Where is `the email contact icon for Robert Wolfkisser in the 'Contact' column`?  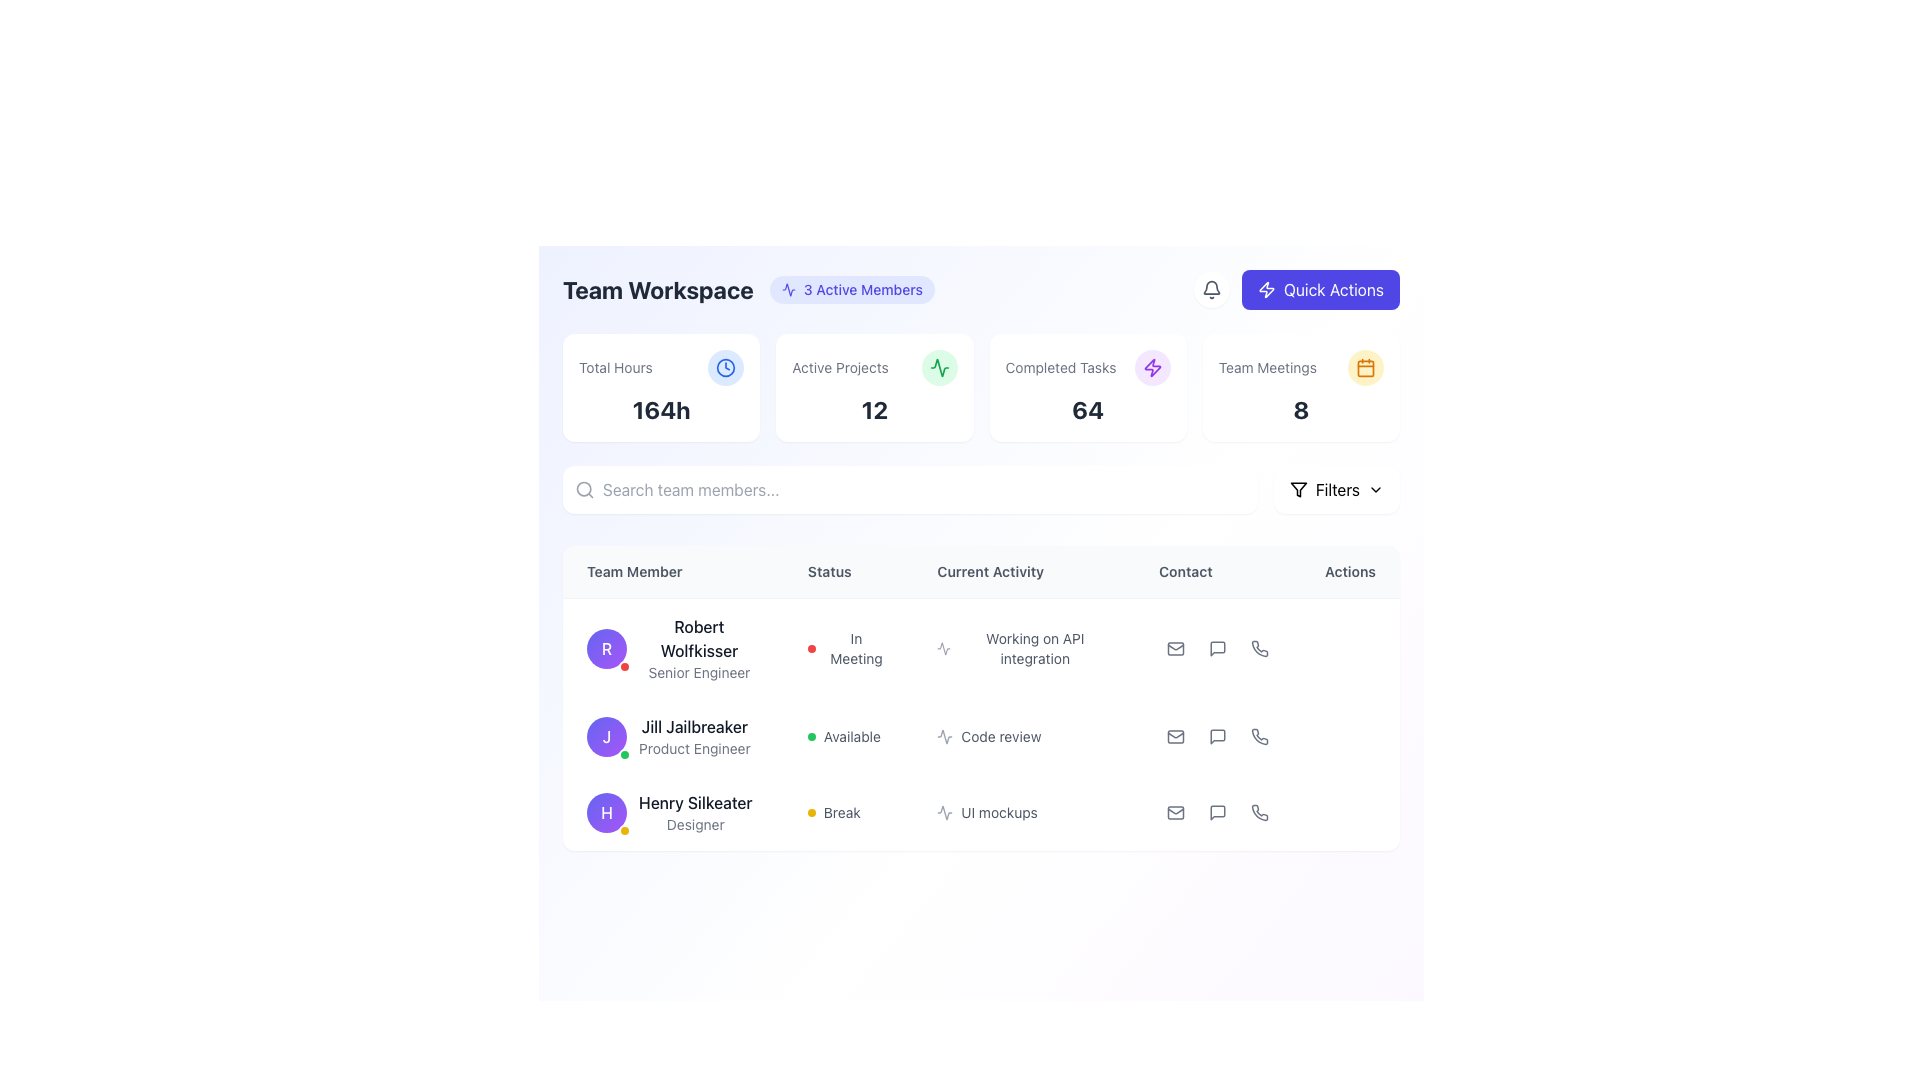
the email contact icon for Robert Wolfkisser in the 'Contact' column is located at coordinates (1176, 648).